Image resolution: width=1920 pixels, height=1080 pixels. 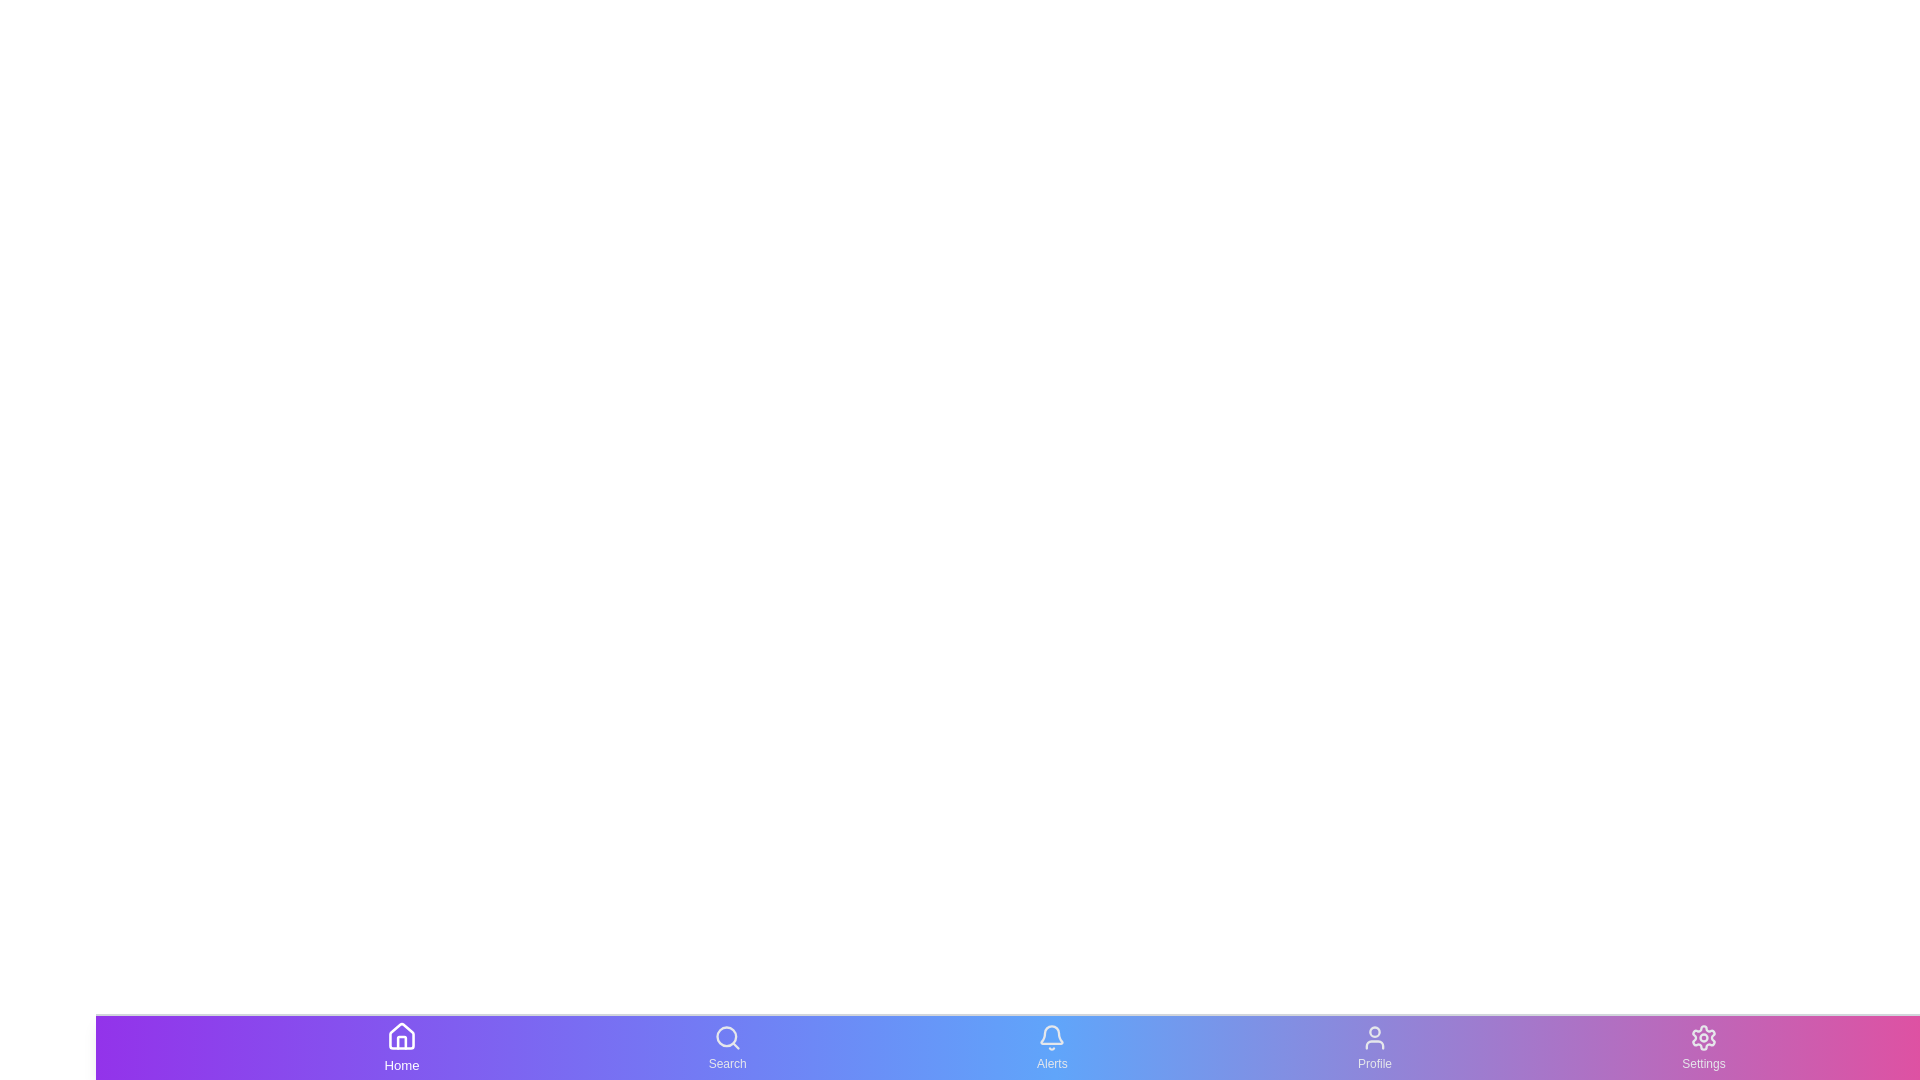 I want to click on the Profile tab in the bottom navigation bar, so click(x=1373, y=1047).